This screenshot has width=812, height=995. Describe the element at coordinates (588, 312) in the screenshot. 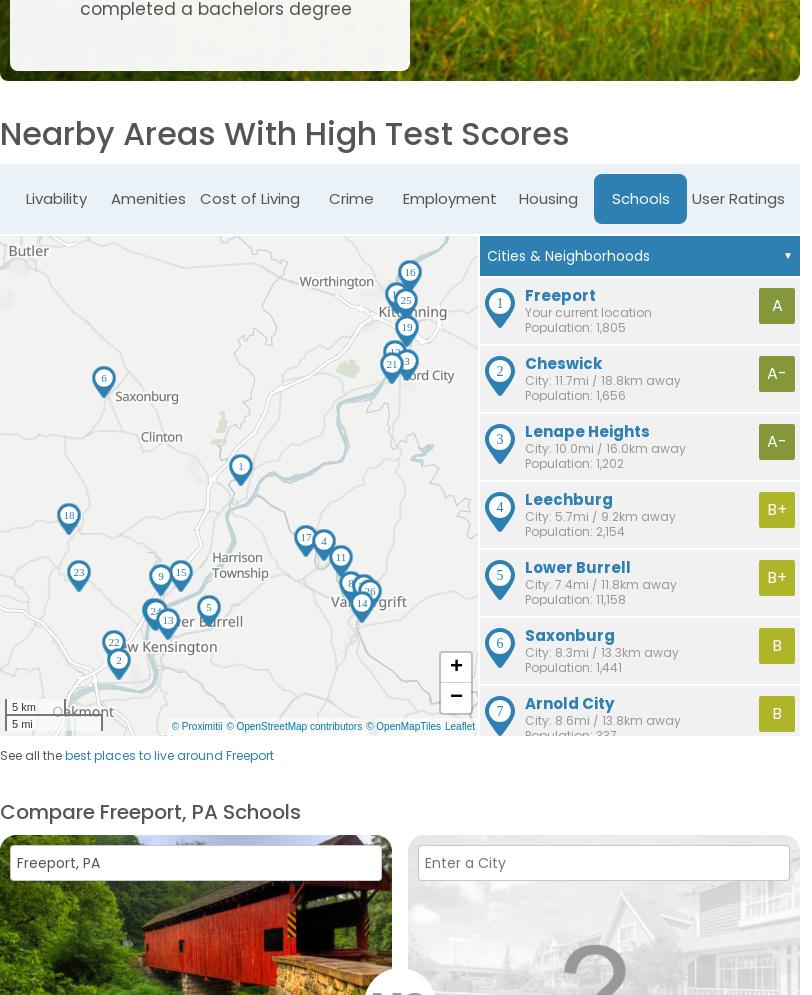

I see `'Your current location'` at that location.